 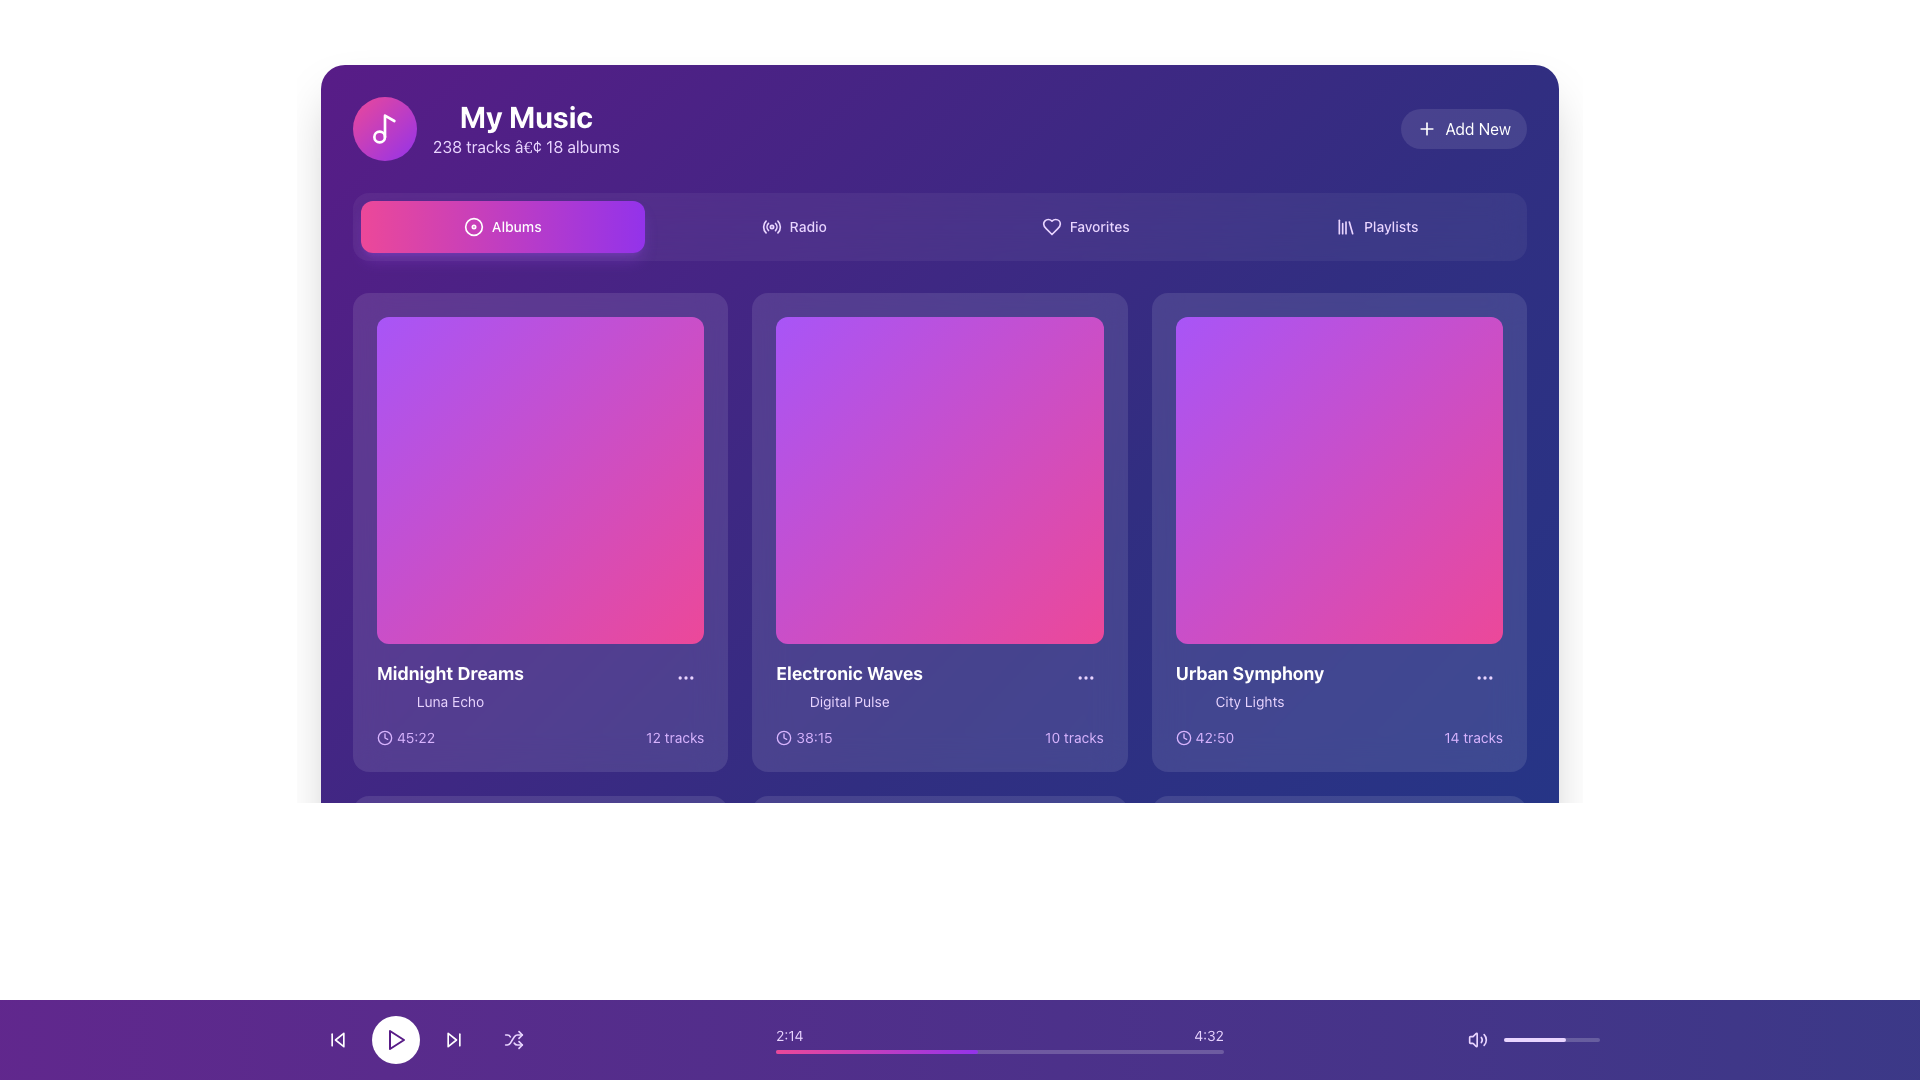 I want to click on the heart-shaped icon in the navigation bar associated with the 'Favorites' section, so click(x=1050, y=226).